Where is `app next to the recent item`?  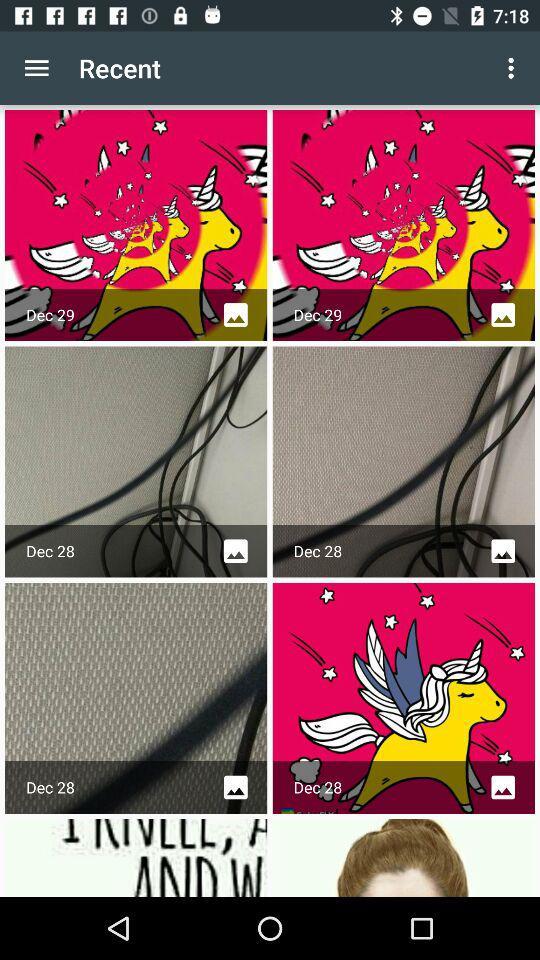 app next to the recent item is located at coordinates (513, 68).